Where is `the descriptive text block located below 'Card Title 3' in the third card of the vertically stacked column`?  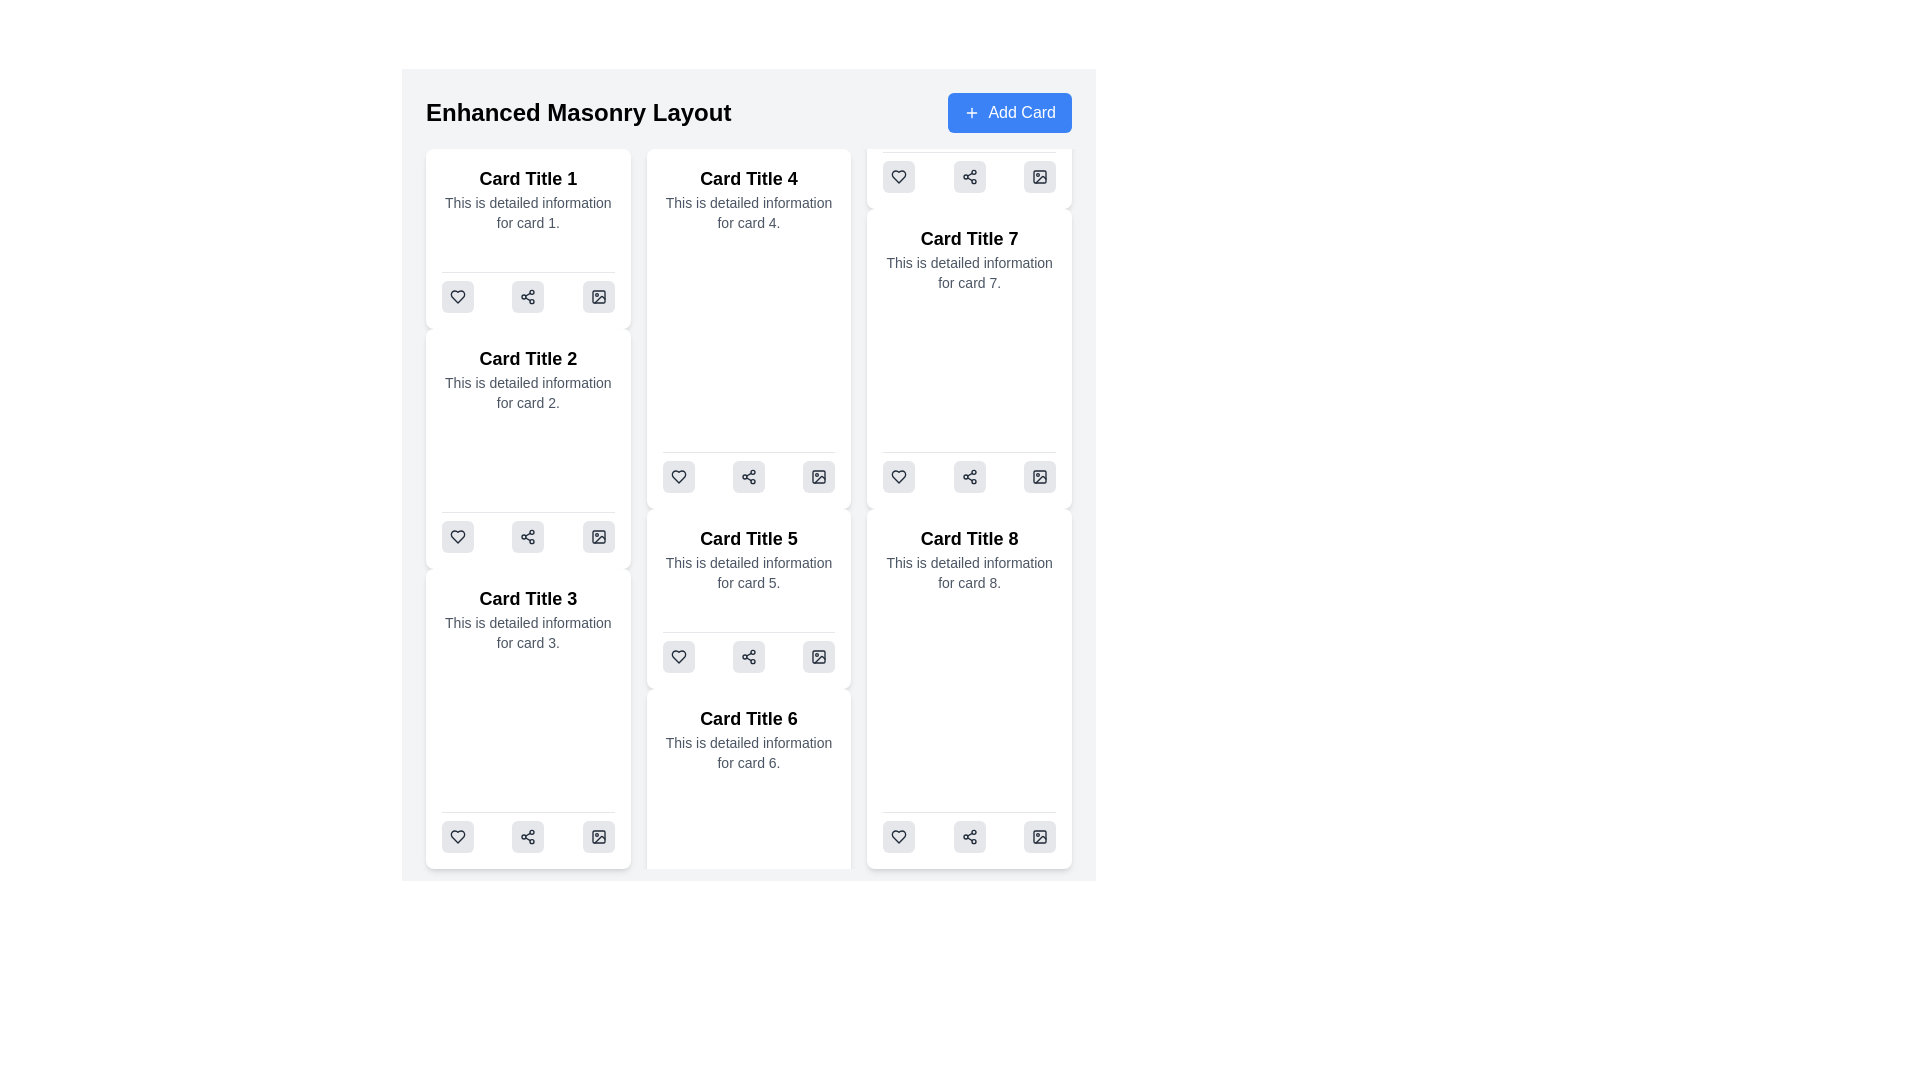
the descriptive text block located below 'Card Title 3' in the third card of the vertically stacked column is located at coordinates (528, 632).